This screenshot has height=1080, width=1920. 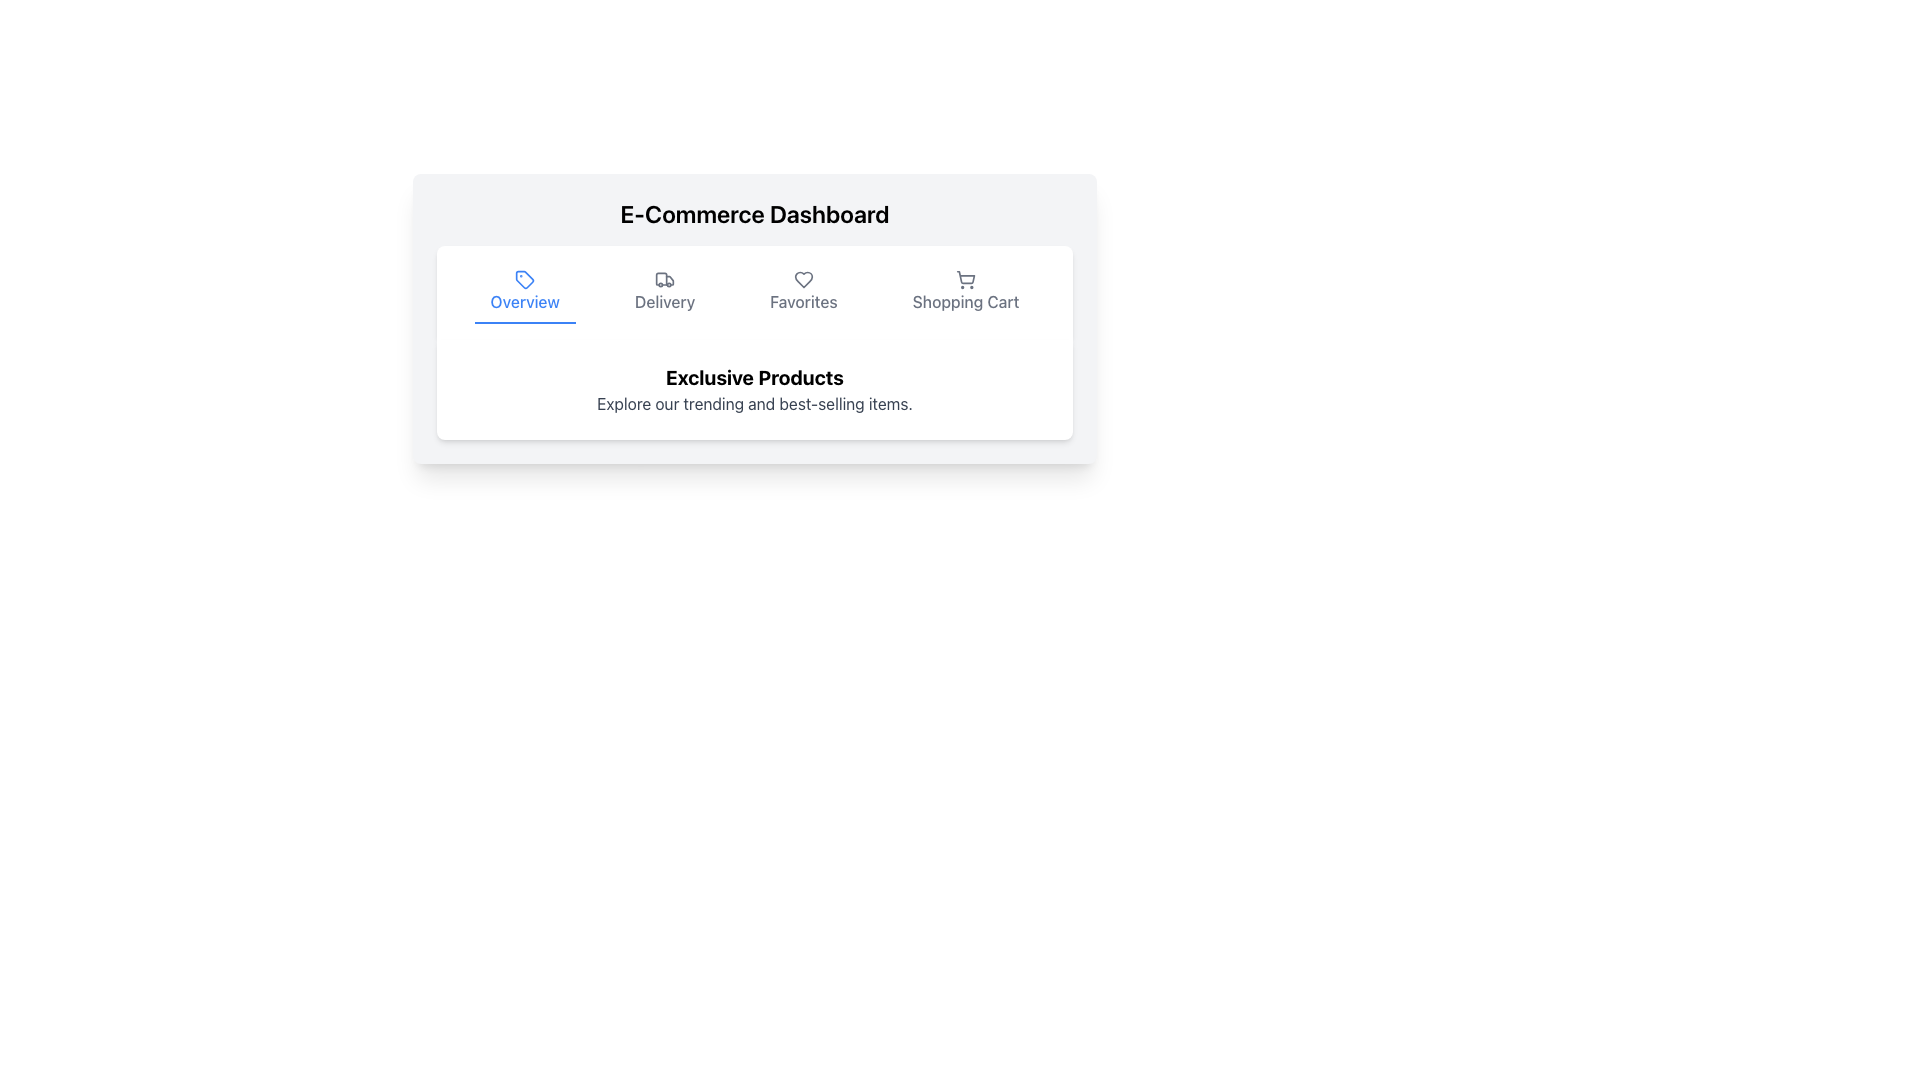 I want to click on the 'Favorites' text label in the navigation bar, so click(x=803, y=301).